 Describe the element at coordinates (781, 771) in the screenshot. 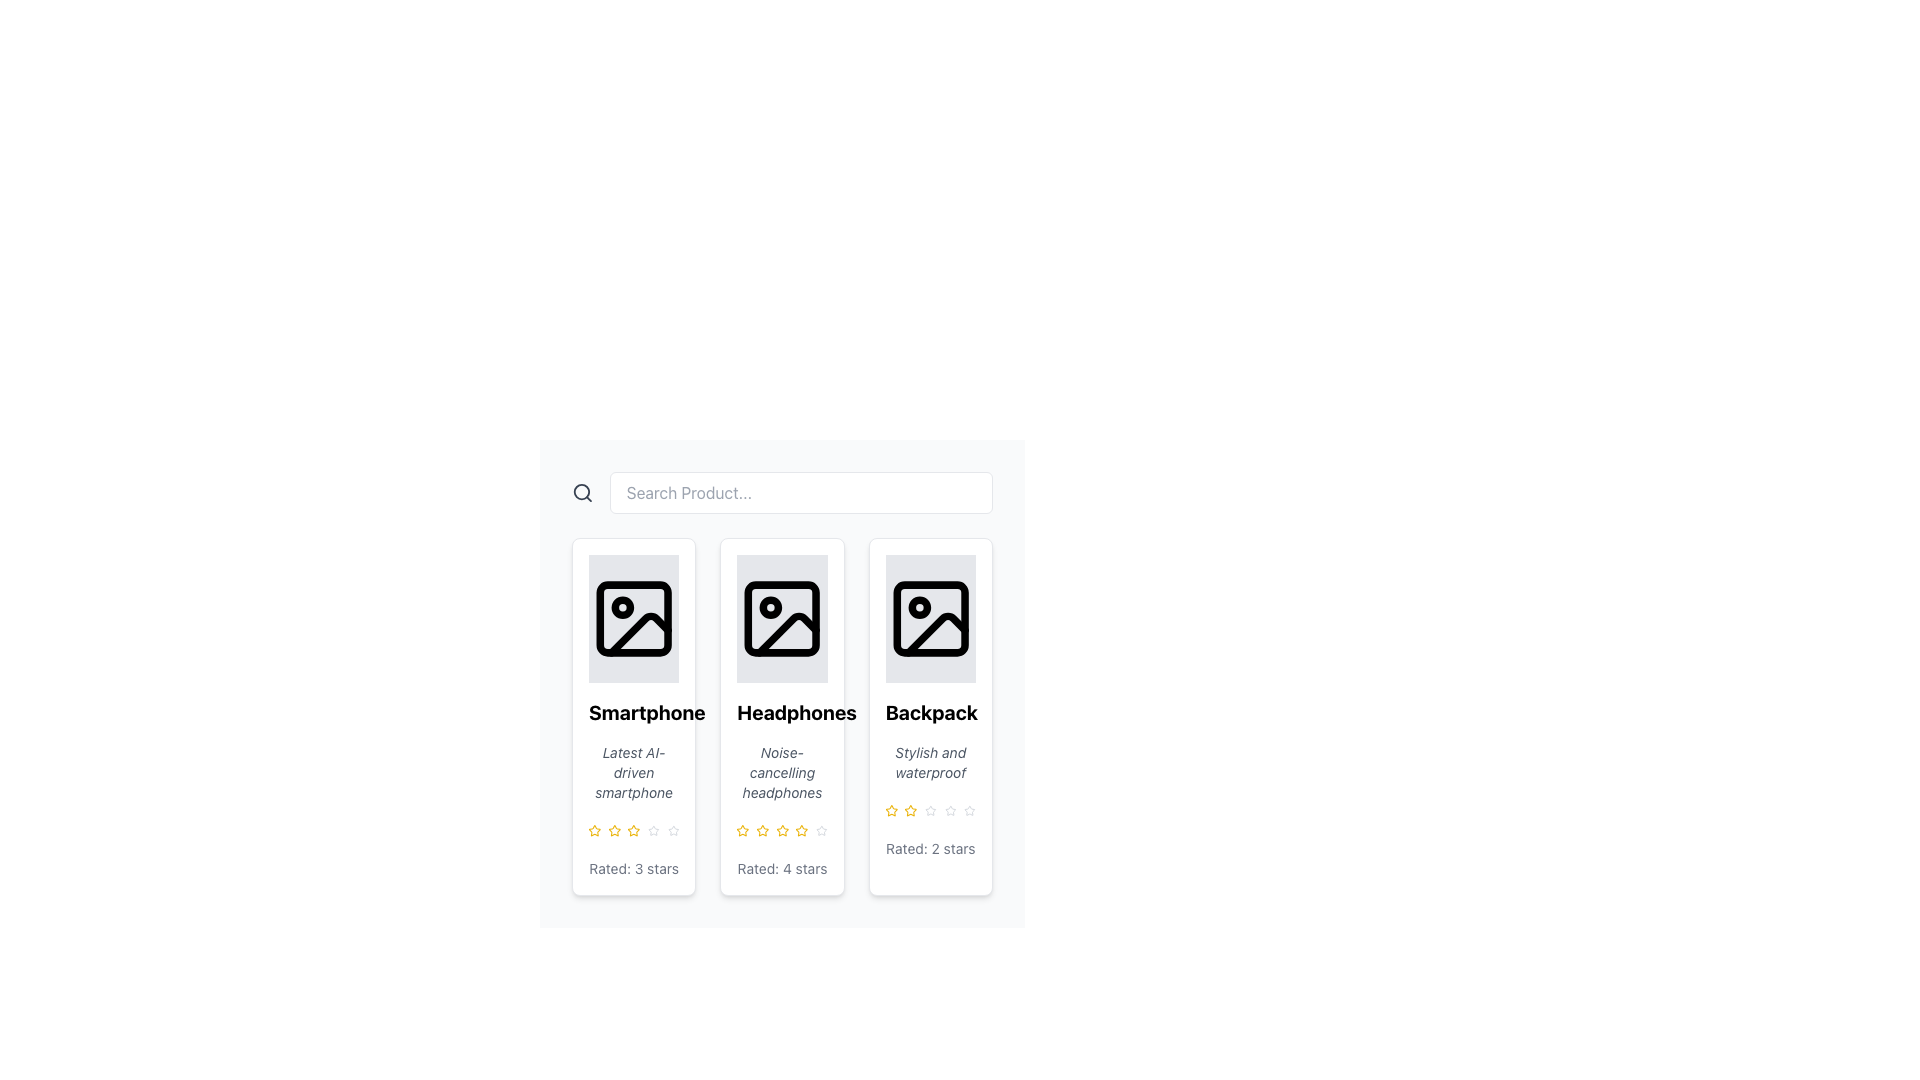

I see `text label displaying 'Noise-cancelling headphones' located in the second product card from the left under the title 'Headphones'` at that location.